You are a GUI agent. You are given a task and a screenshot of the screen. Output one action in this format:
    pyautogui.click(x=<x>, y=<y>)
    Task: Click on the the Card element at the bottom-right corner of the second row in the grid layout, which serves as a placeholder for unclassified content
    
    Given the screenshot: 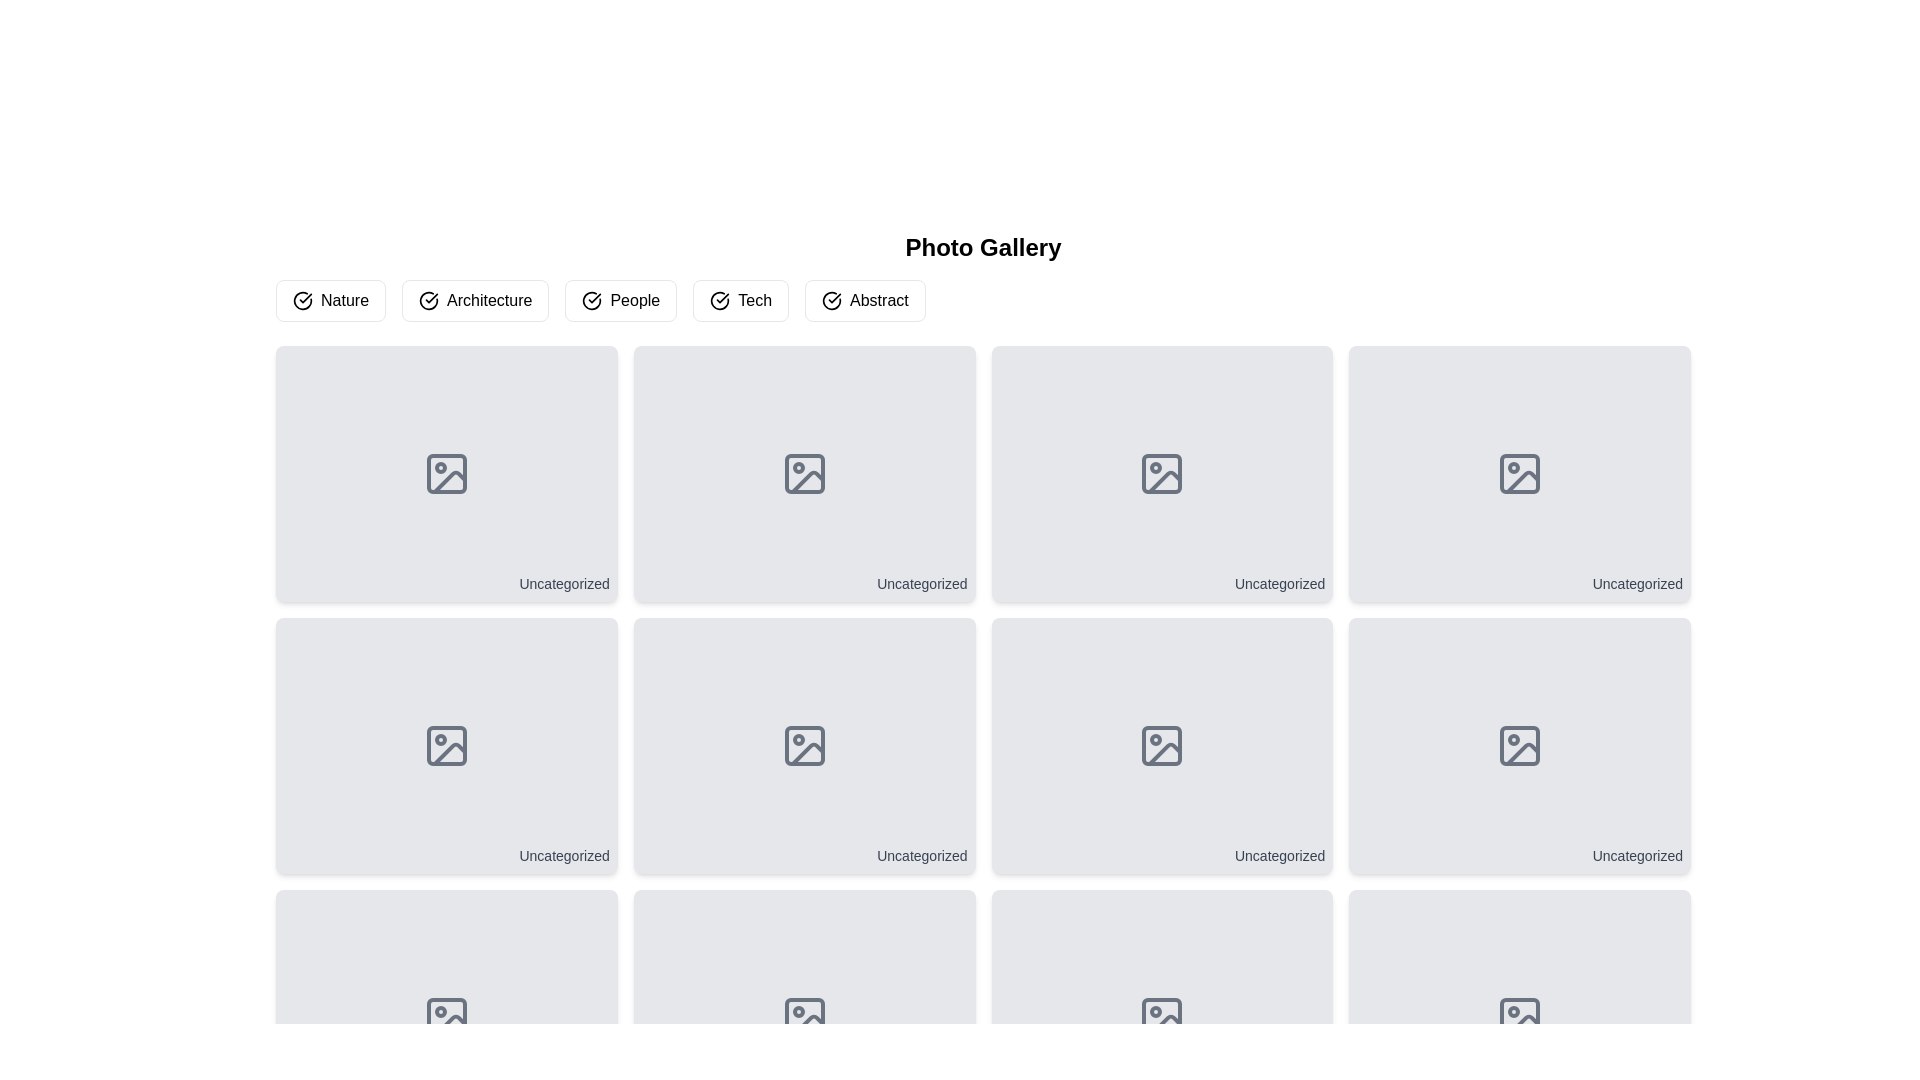 What is the action you would take?
    pyautogui.click(x=1520, y=745)
    